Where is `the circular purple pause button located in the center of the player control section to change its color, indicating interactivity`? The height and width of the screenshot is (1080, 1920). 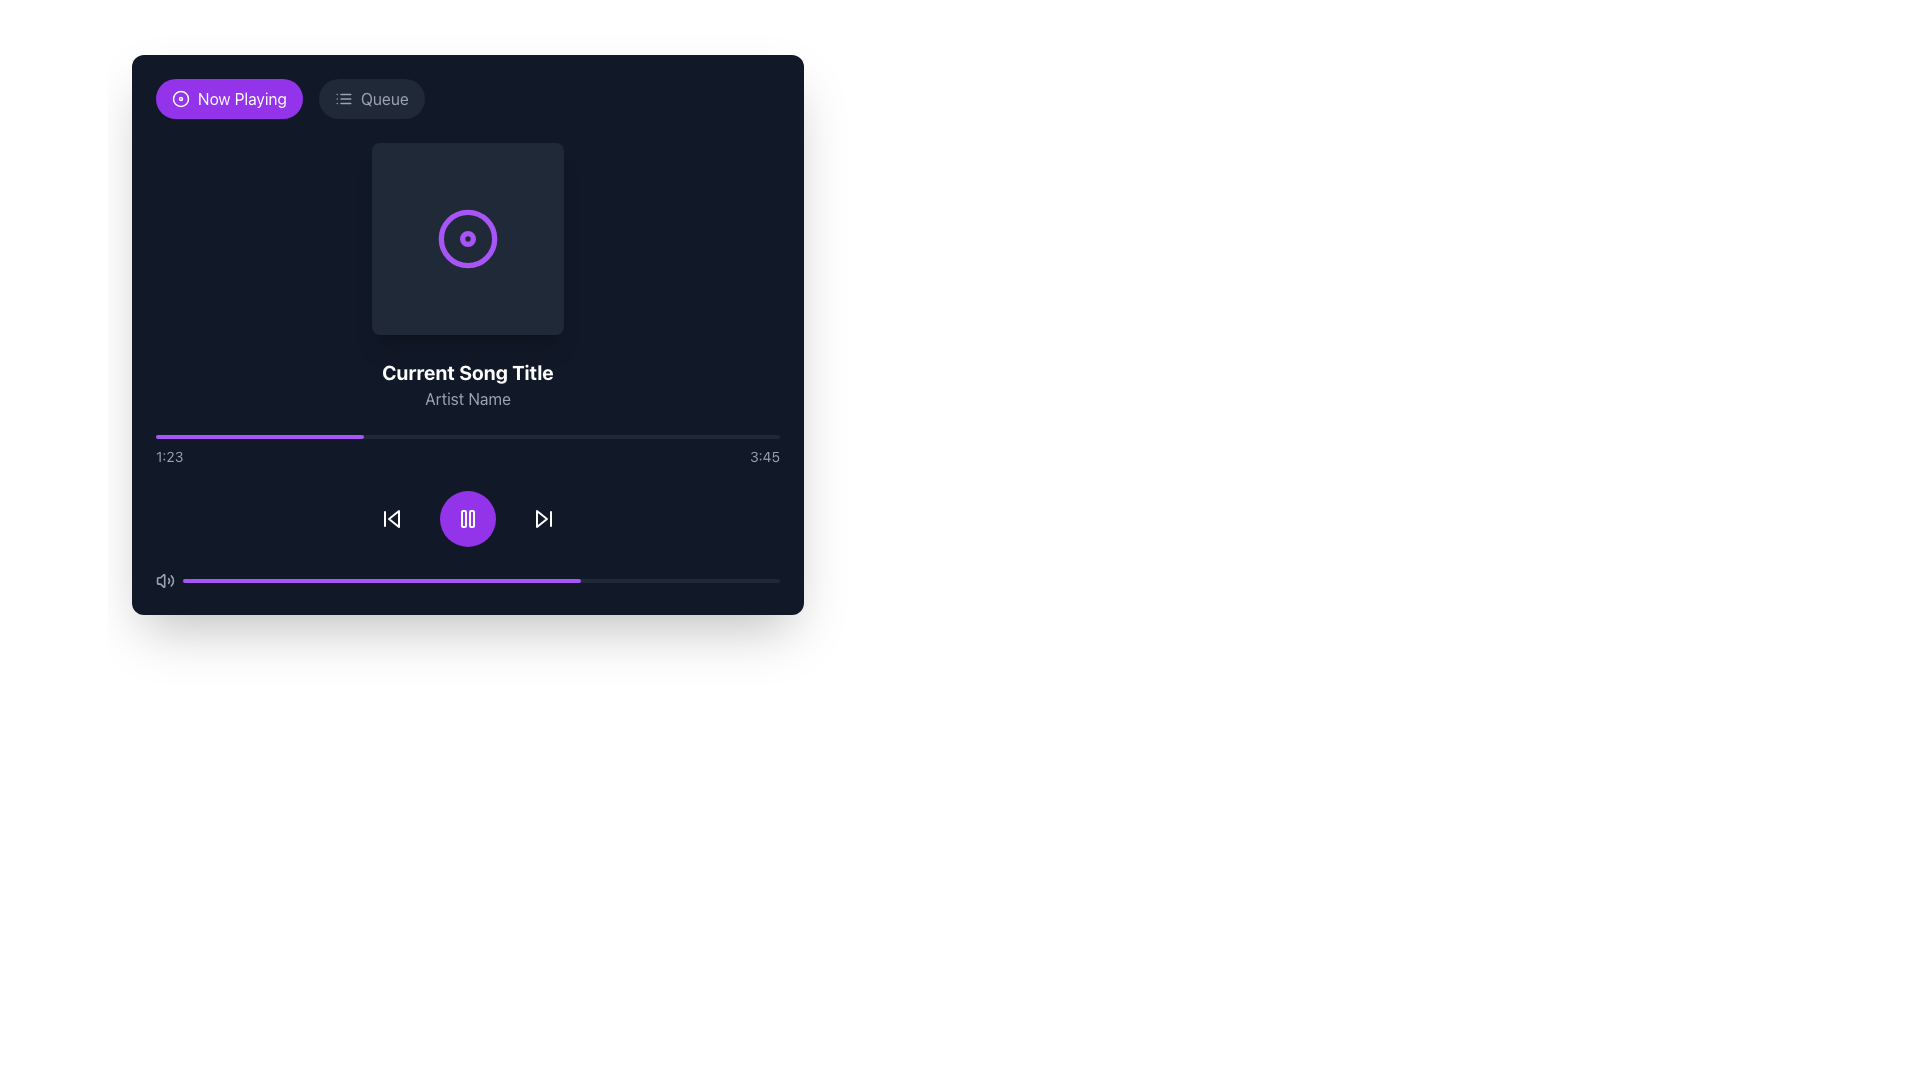
the circular purple pause button located in the center of the player control section to change its color, indicating interactivity is located at coordinates (466, 518).